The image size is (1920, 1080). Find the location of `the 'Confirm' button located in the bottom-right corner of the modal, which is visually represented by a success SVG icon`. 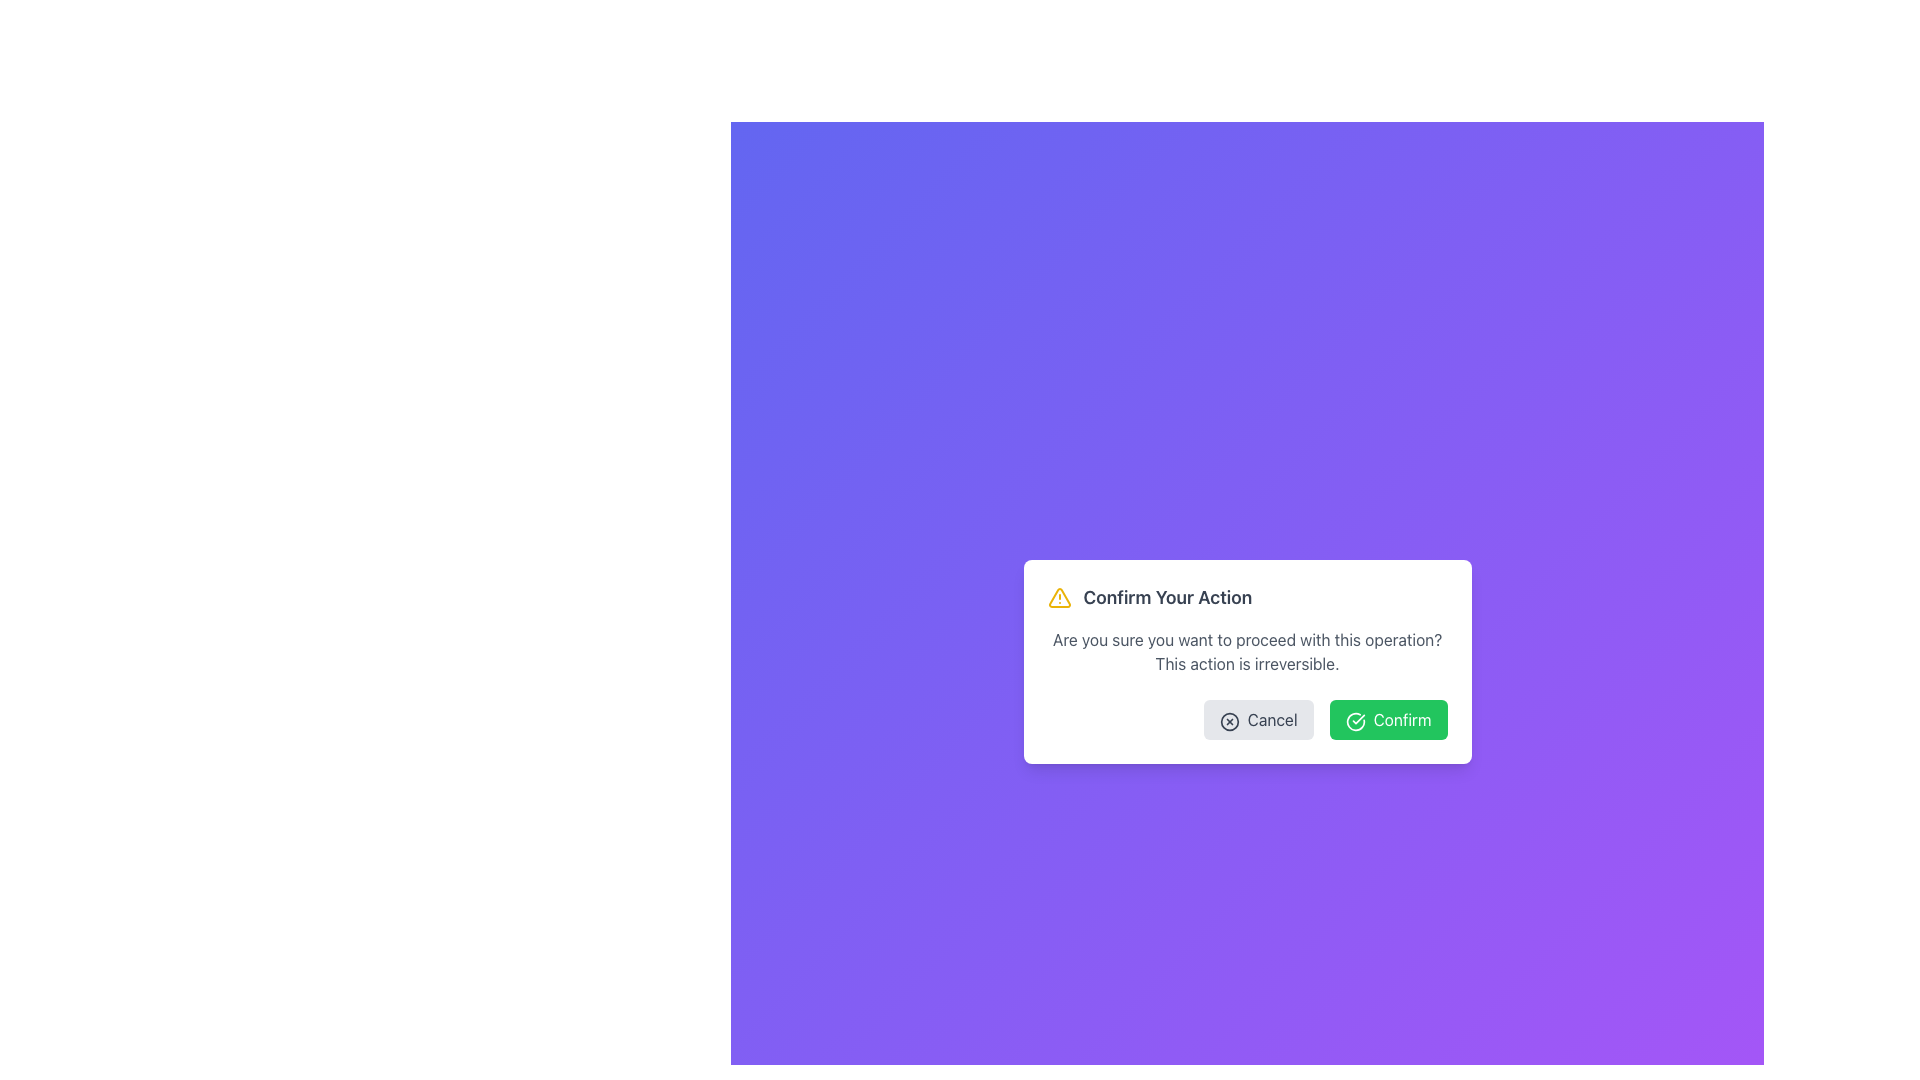

the 'Confirm' button located in the bottom-right corner of the modal, which is visually represented by a success SVG icon is located at coordinates (1355, 721).